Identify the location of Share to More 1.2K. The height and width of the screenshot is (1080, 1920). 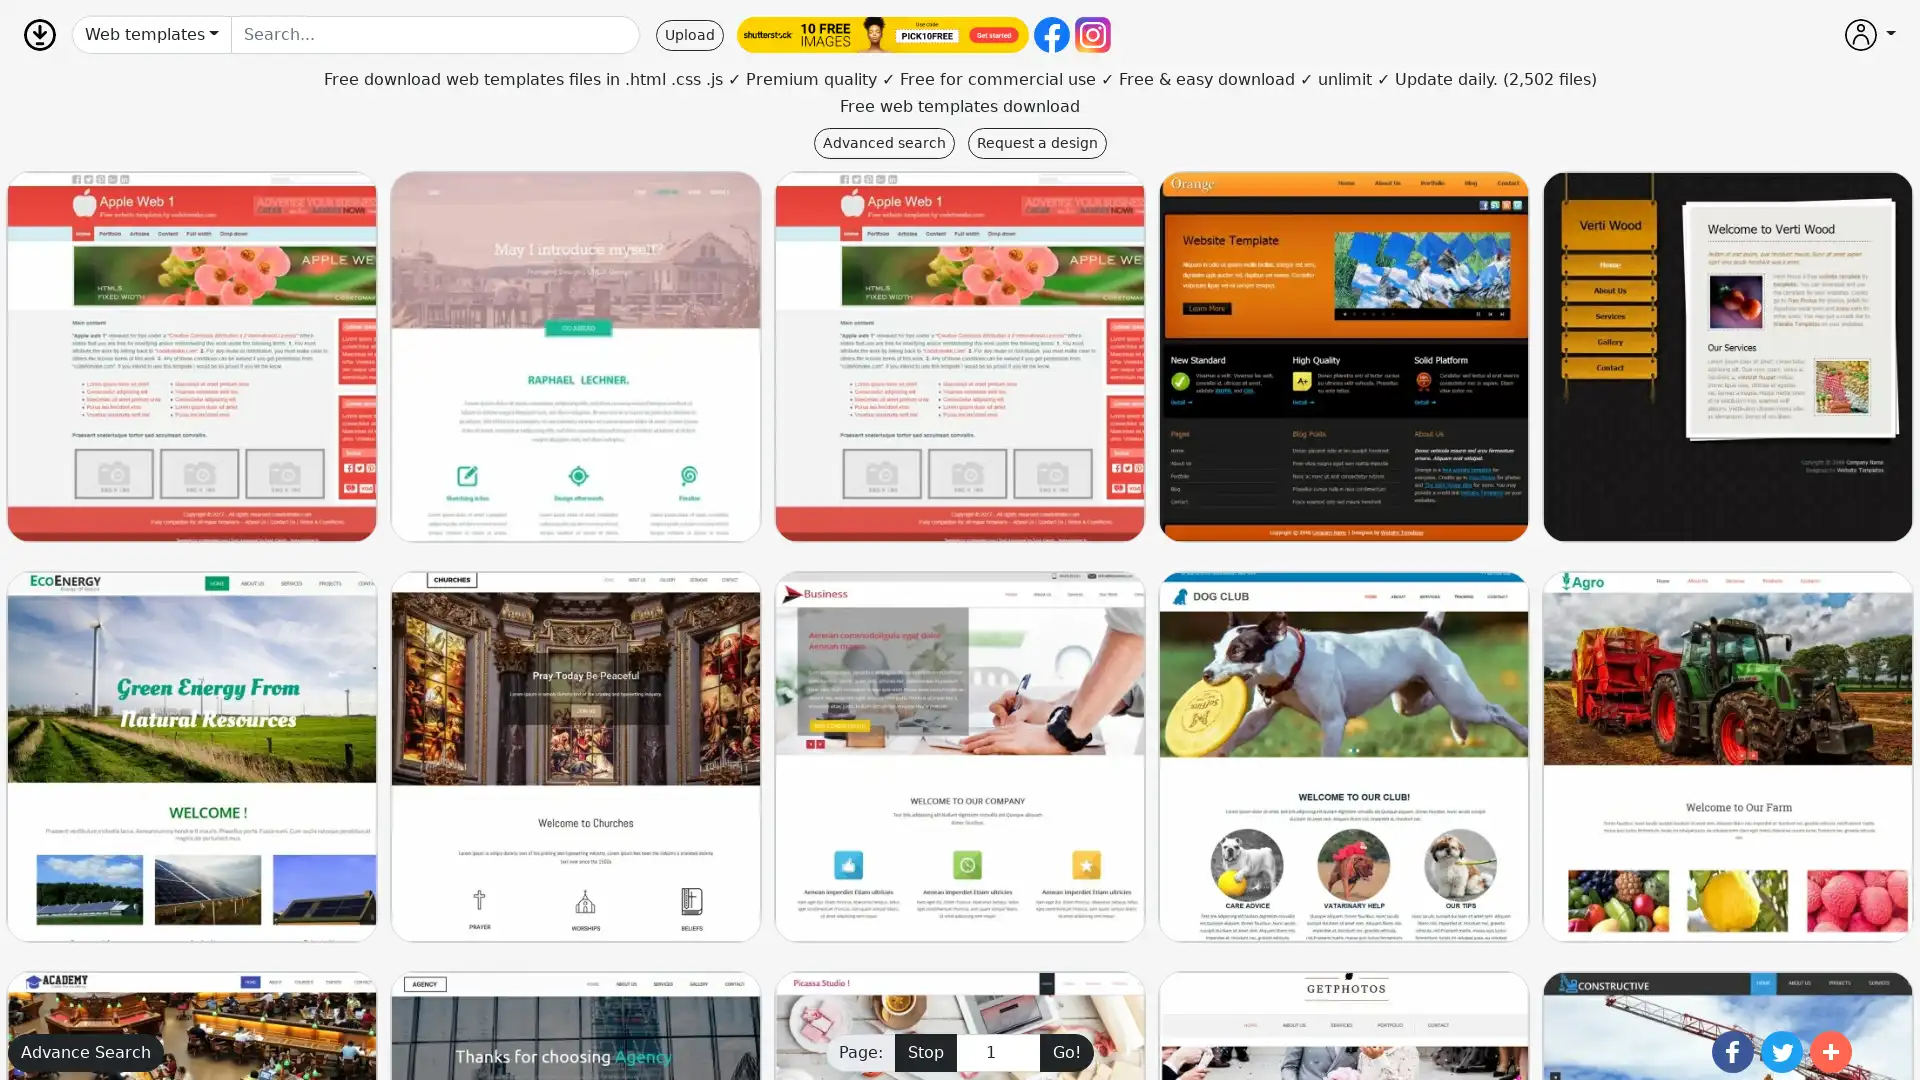
(1814, 1051).